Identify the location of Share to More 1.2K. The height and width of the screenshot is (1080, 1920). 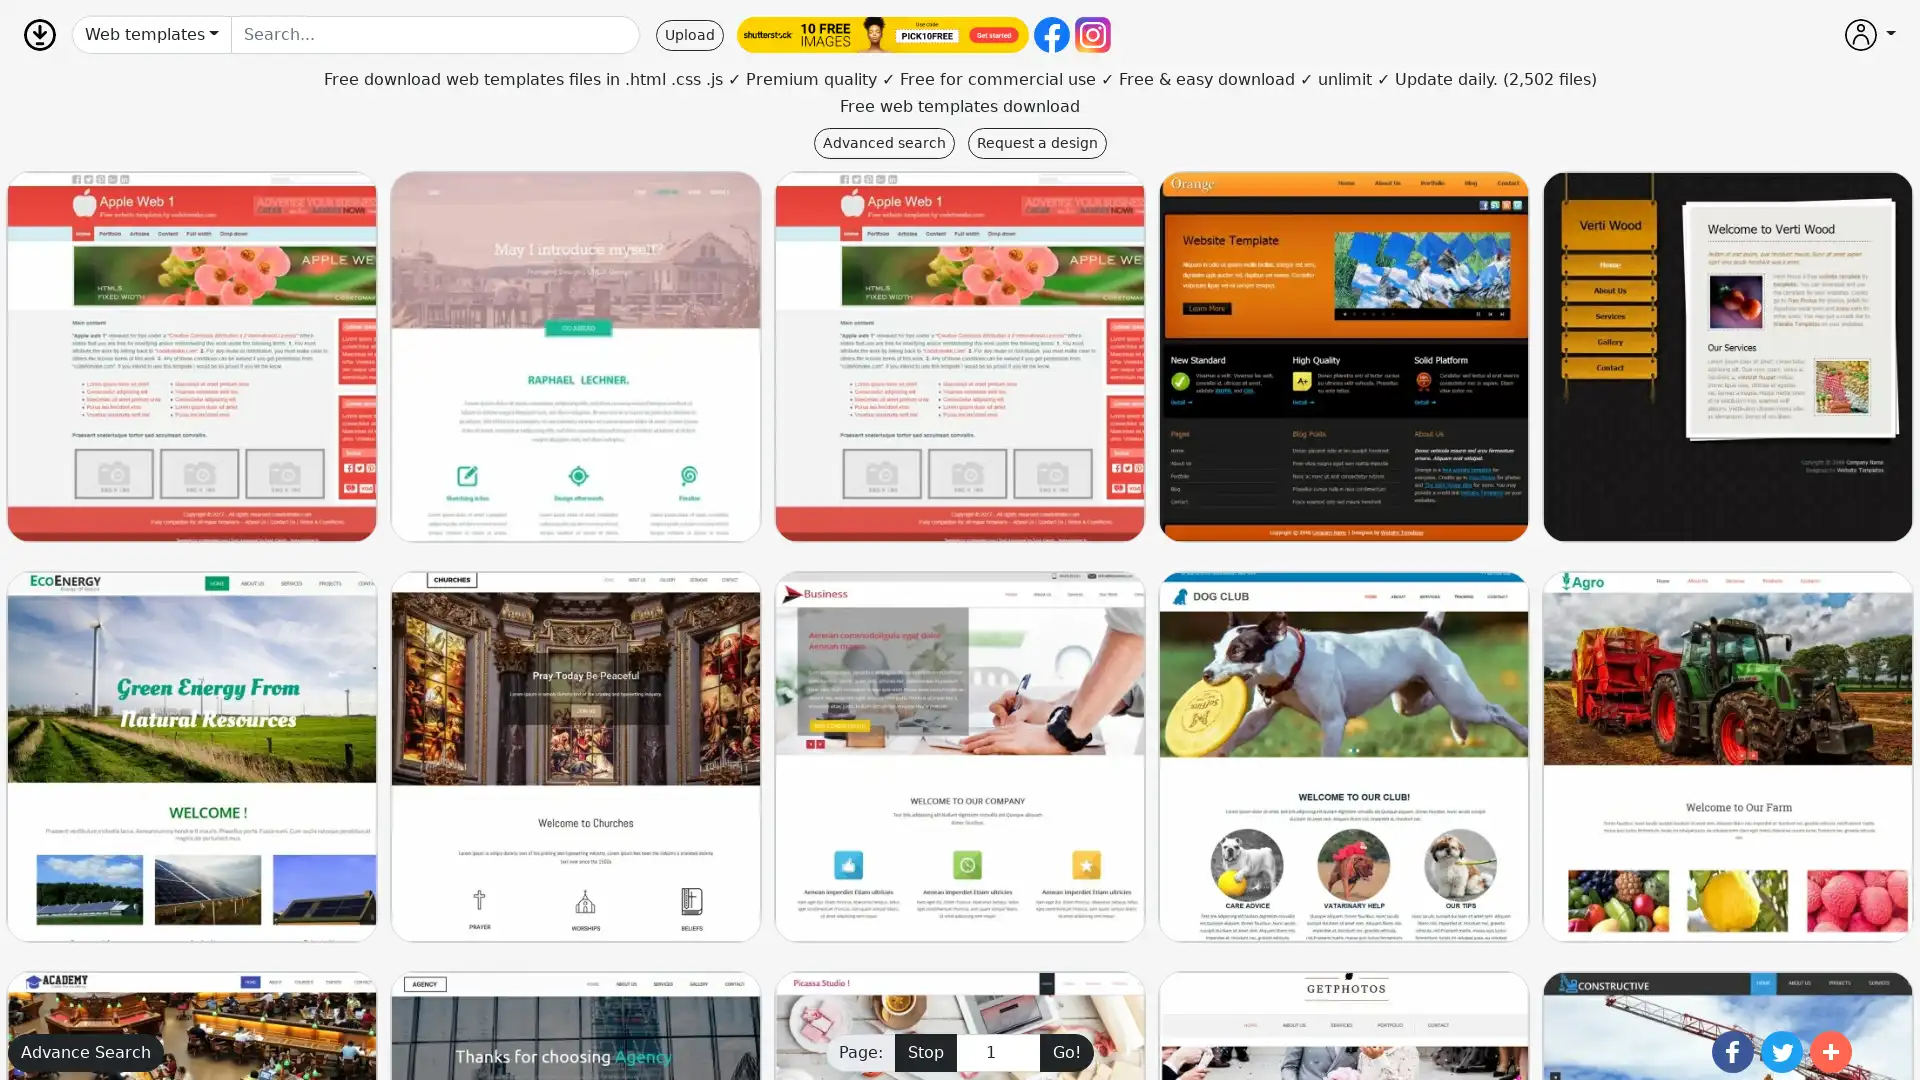
(1814, 1051).